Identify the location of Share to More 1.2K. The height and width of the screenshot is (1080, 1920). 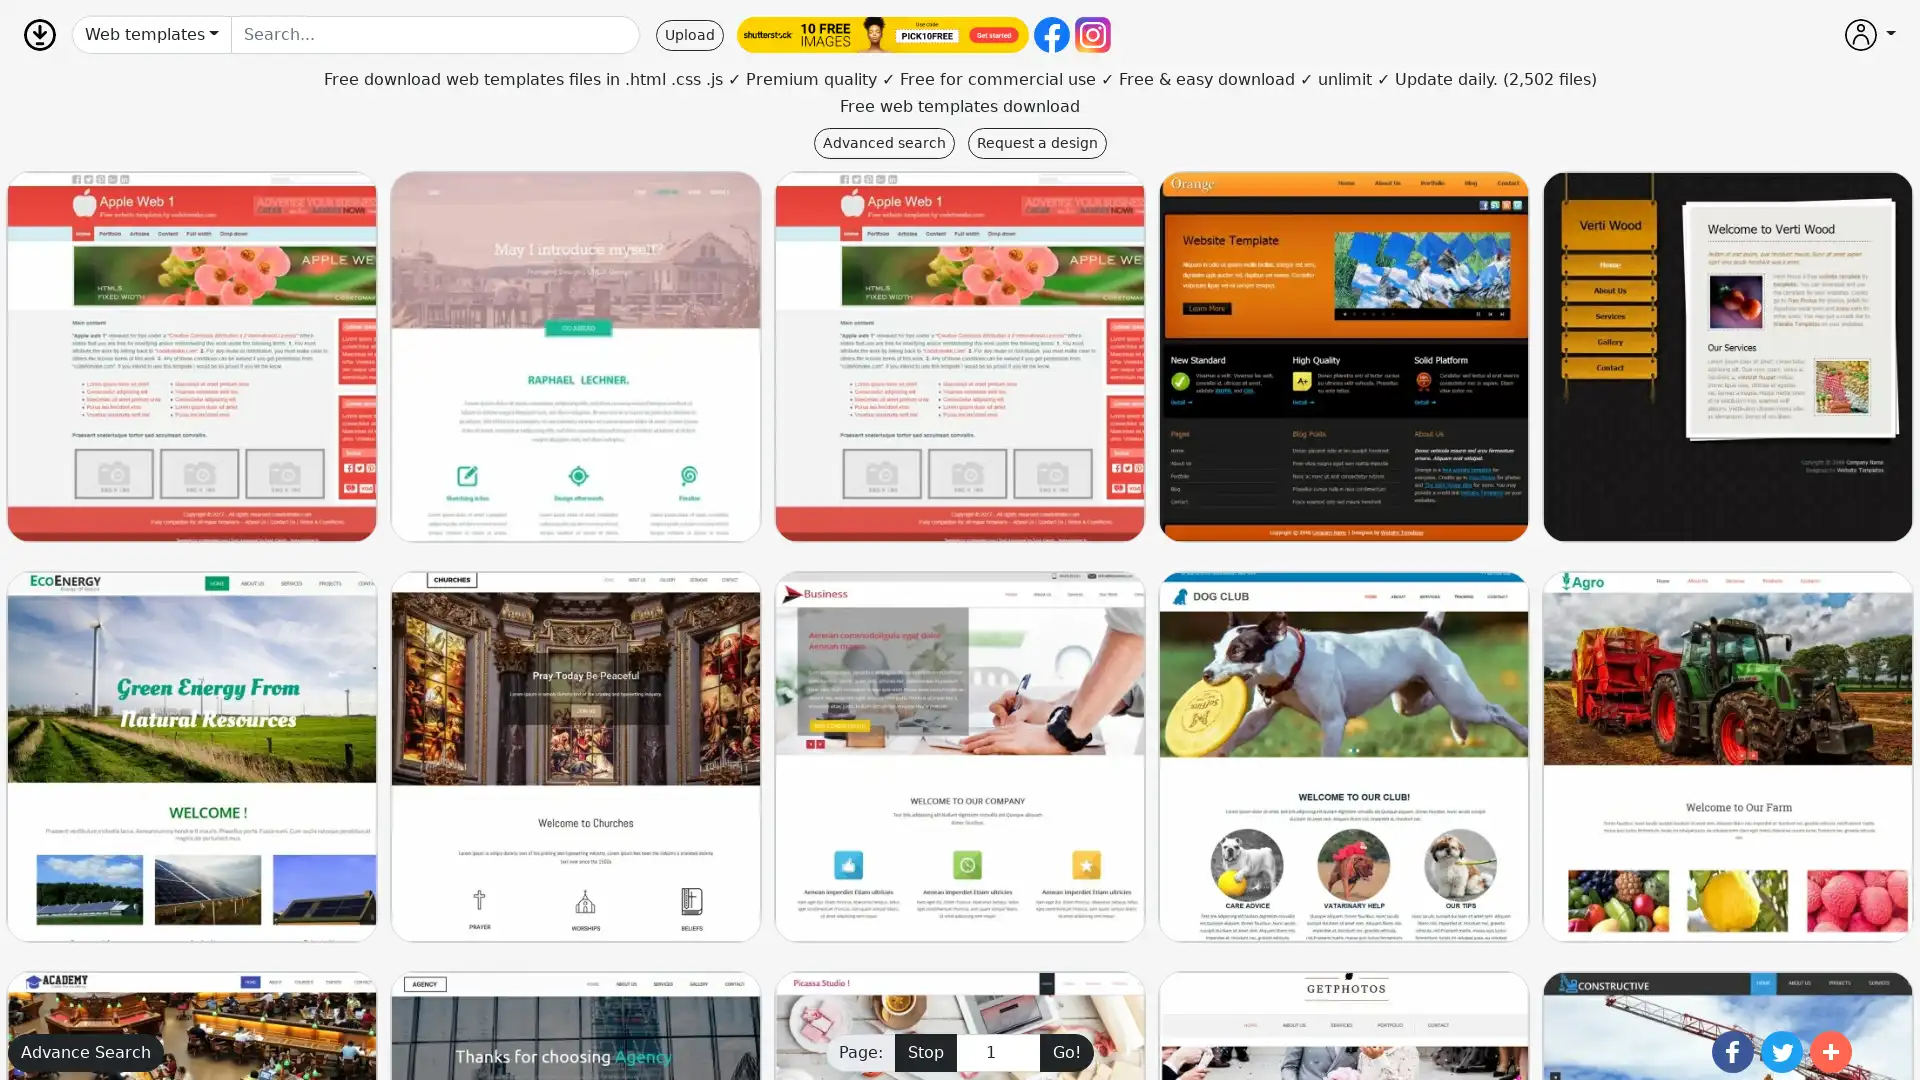
(1814, 1051).